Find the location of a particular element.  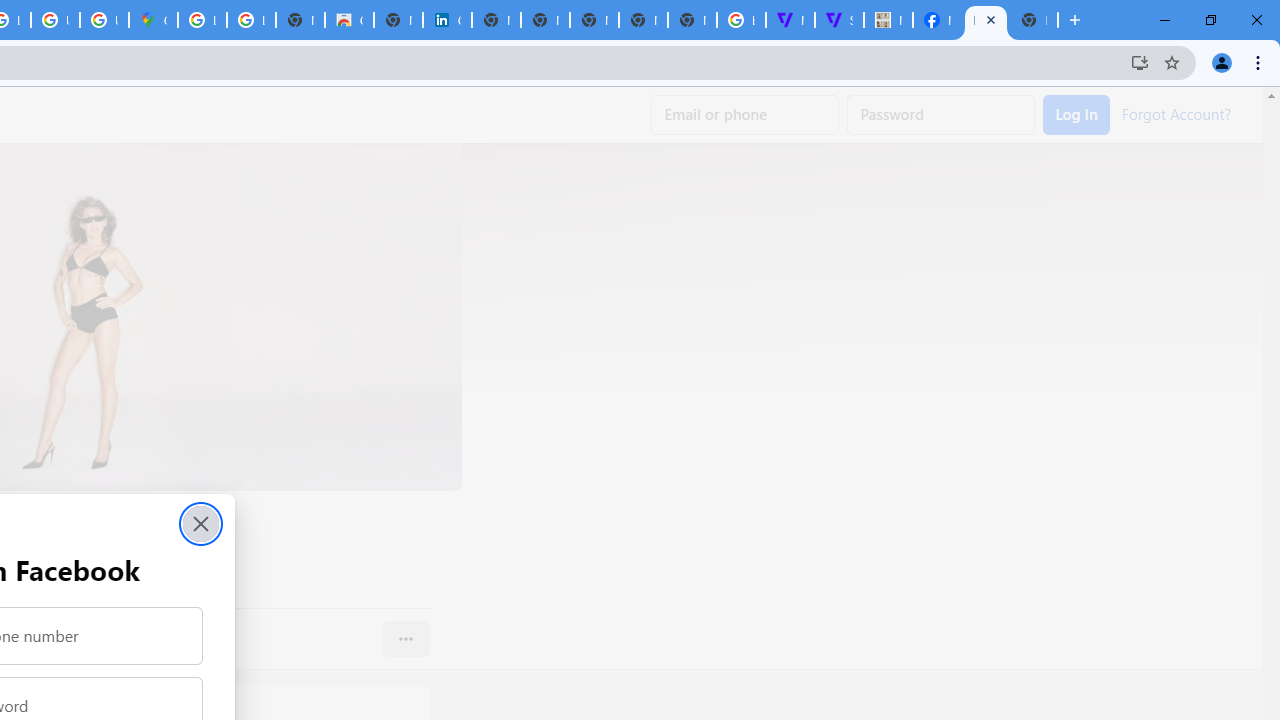

'Forgot Account?' is located at coordinates (1176, 113).